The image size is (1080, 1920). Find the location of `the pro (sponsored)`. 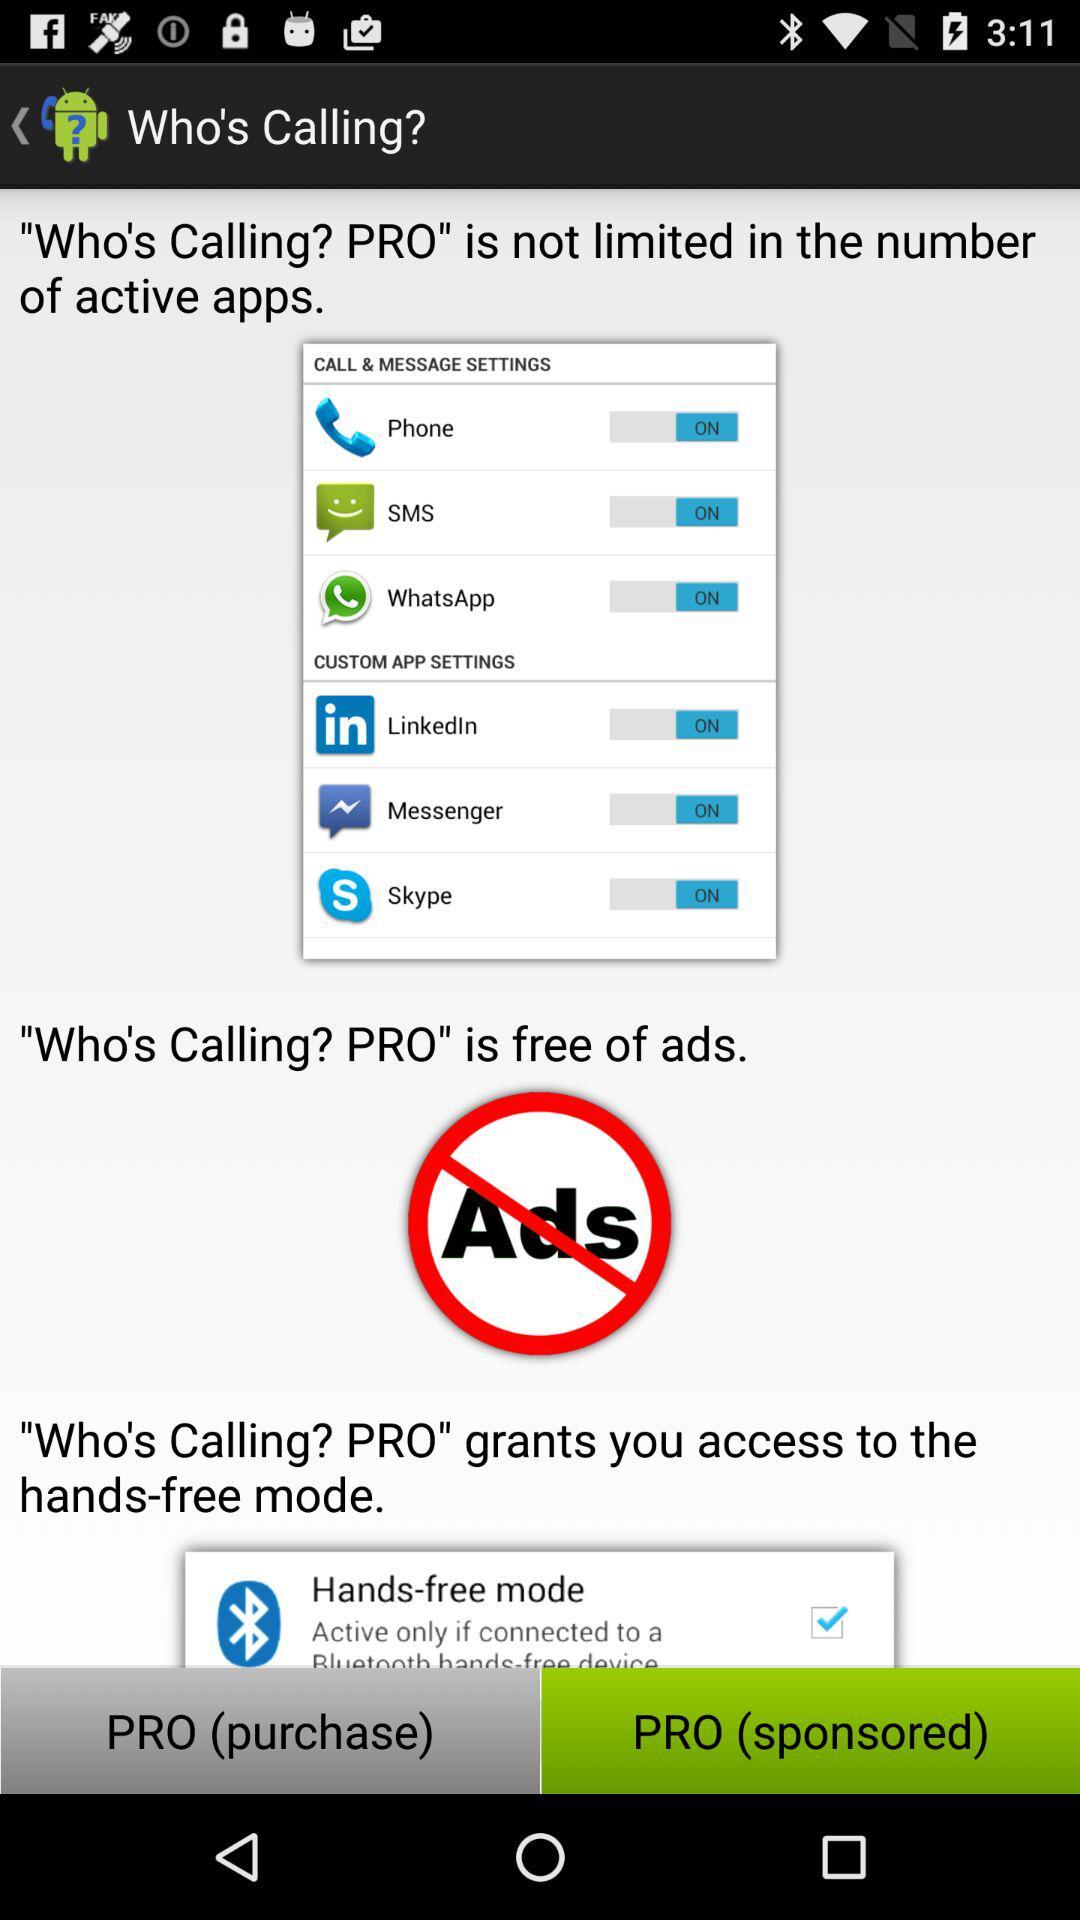

the pro (sponsored) is located at coordinates (810, 1730).